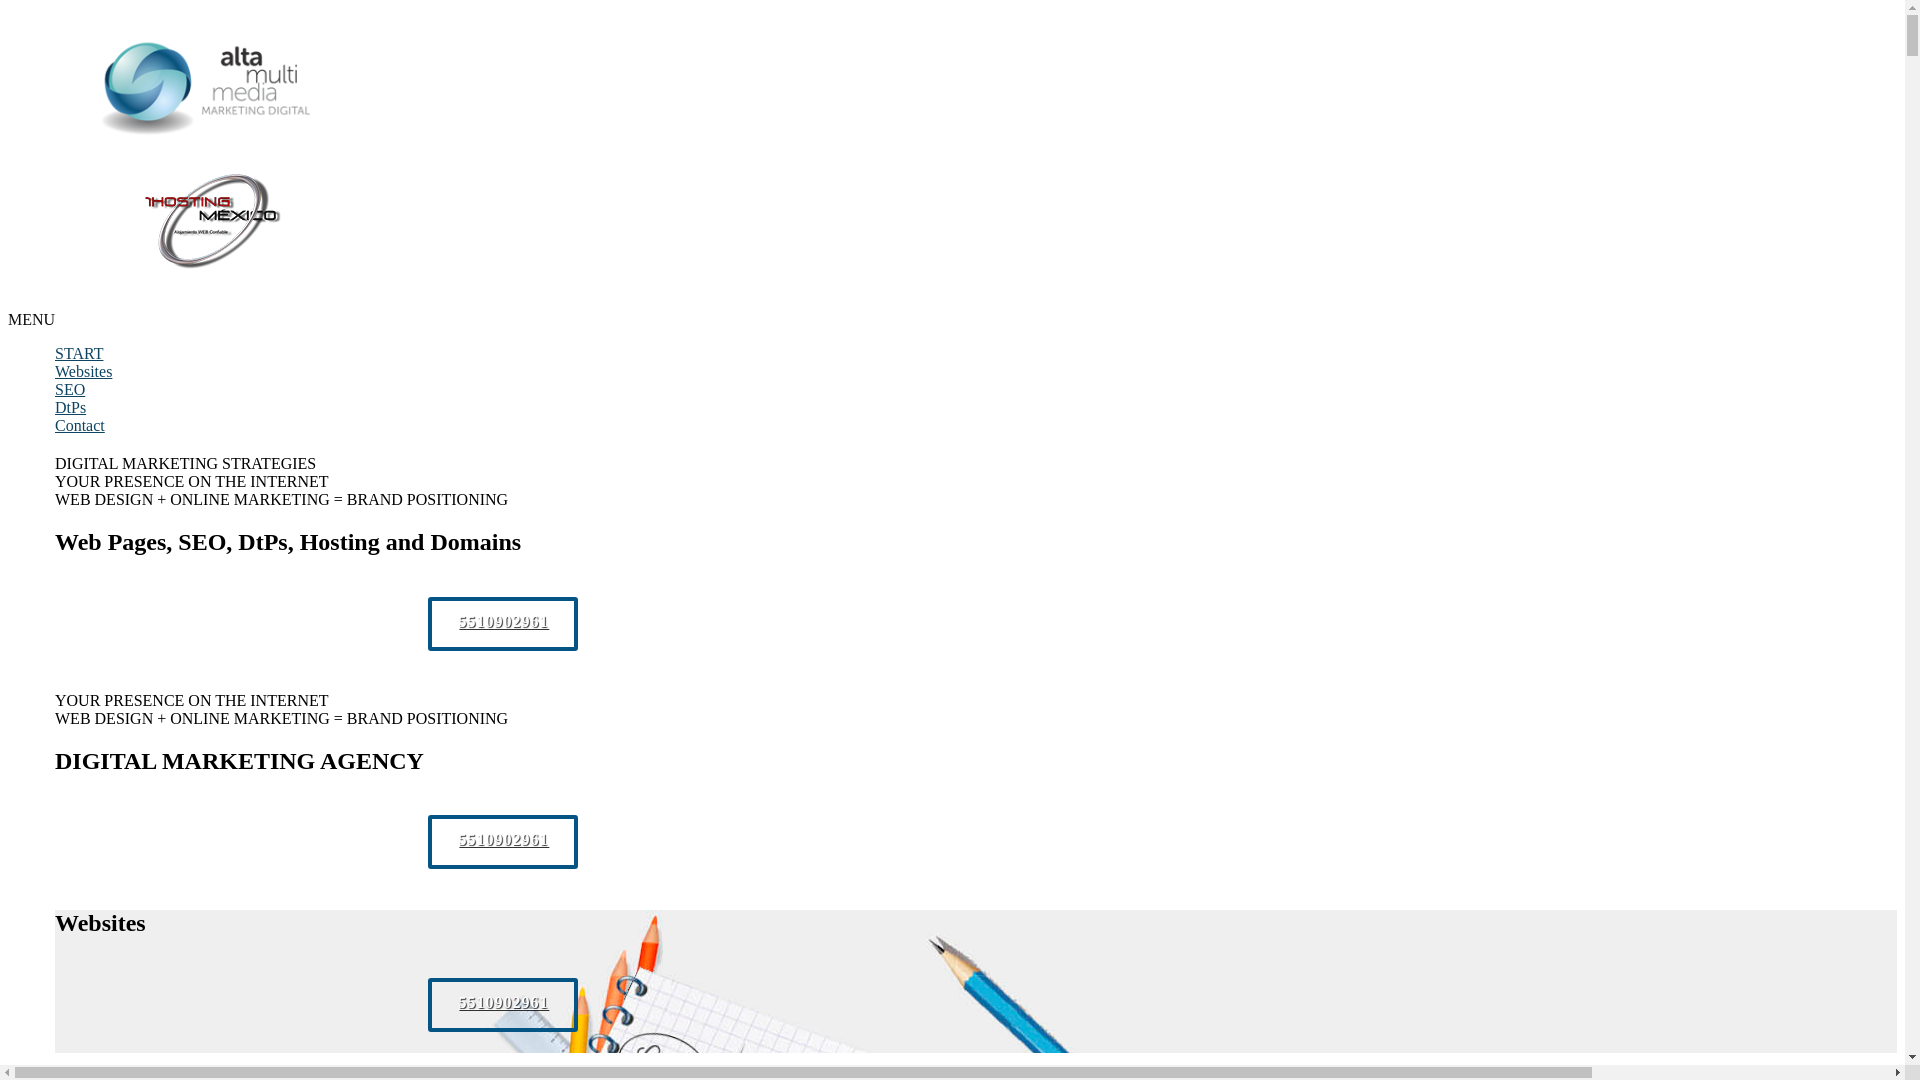 This screenshot has width=1920, height=1080. Describe the element at coordinates (80, 424) in the screenshot. I see `'Contact'` at that location.